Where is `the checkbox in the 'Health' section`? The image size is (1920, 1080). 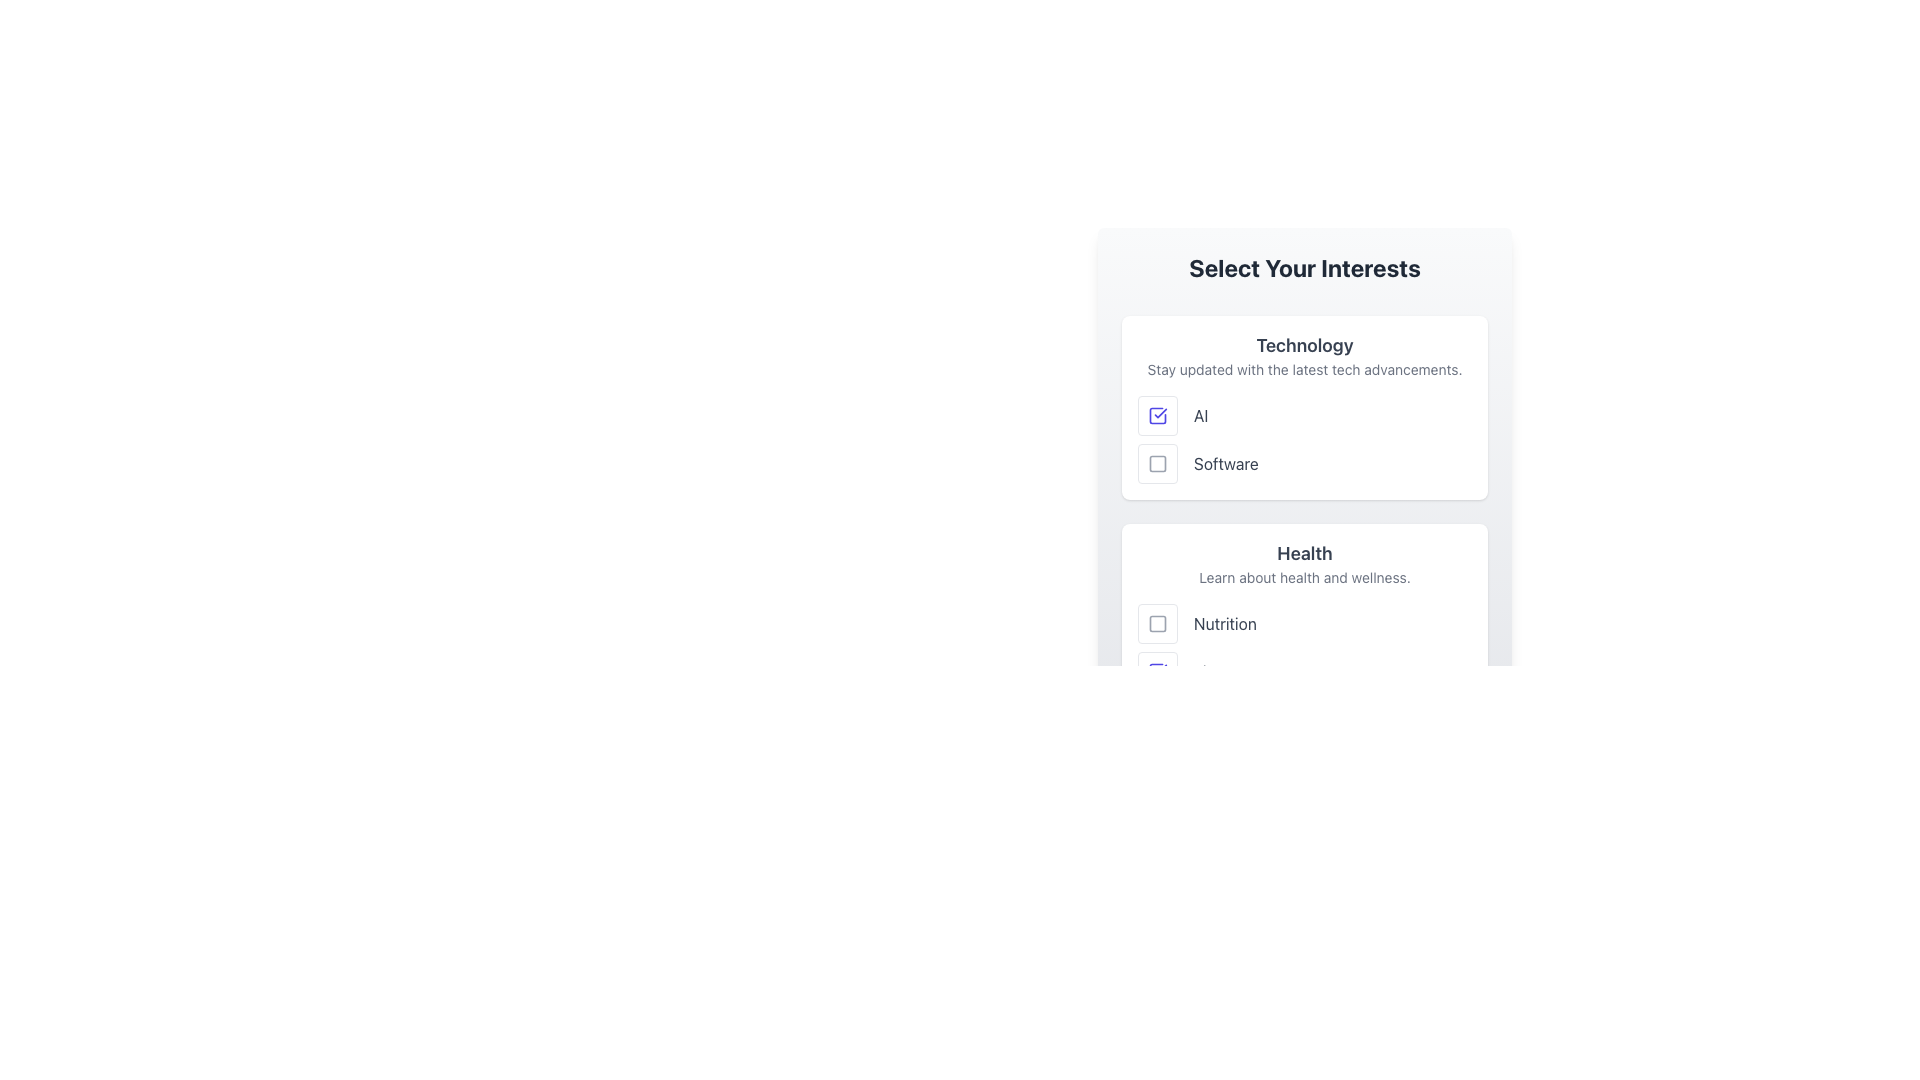
the checkbox in the 'Health' section is located at coordinates (1157, 623).